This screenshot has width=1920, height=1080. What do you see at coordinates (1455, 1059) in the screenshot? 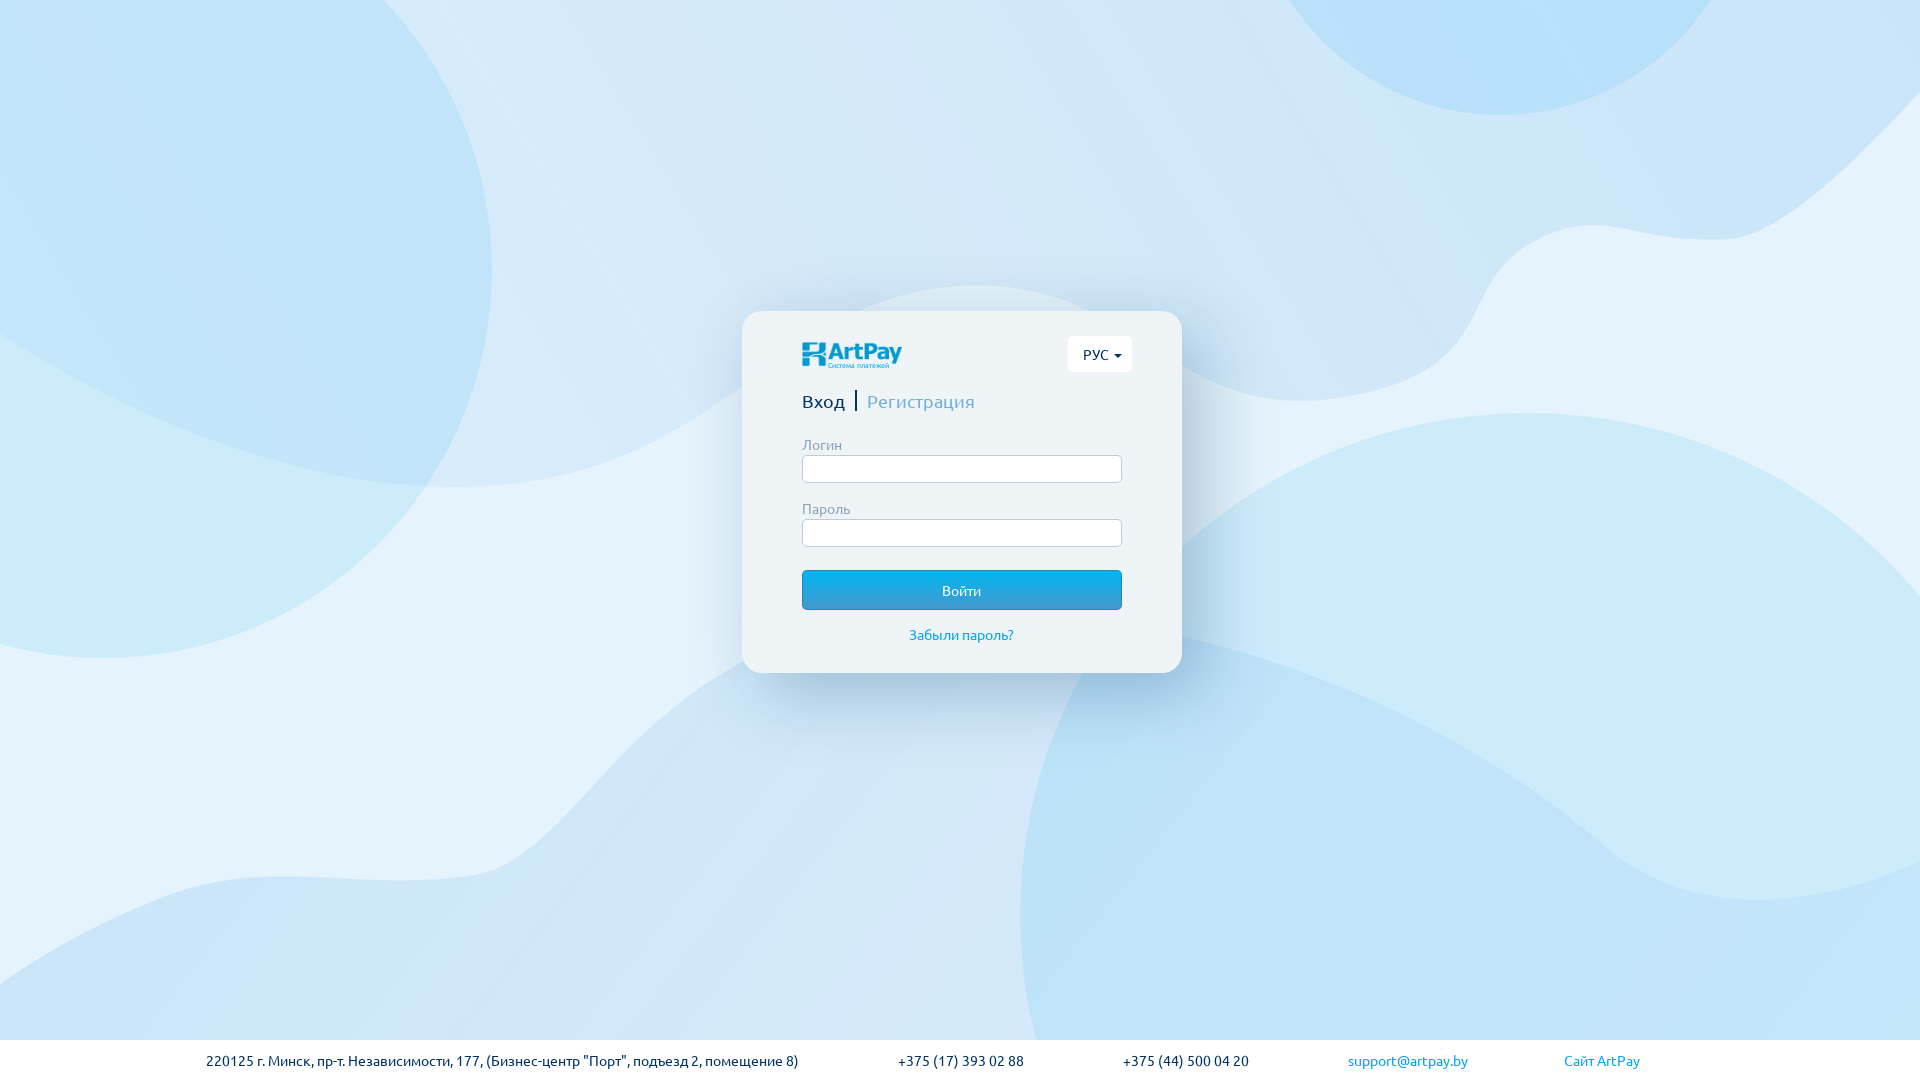
I see `'support@artpay.by'` at bounding box center [1455, 1059].